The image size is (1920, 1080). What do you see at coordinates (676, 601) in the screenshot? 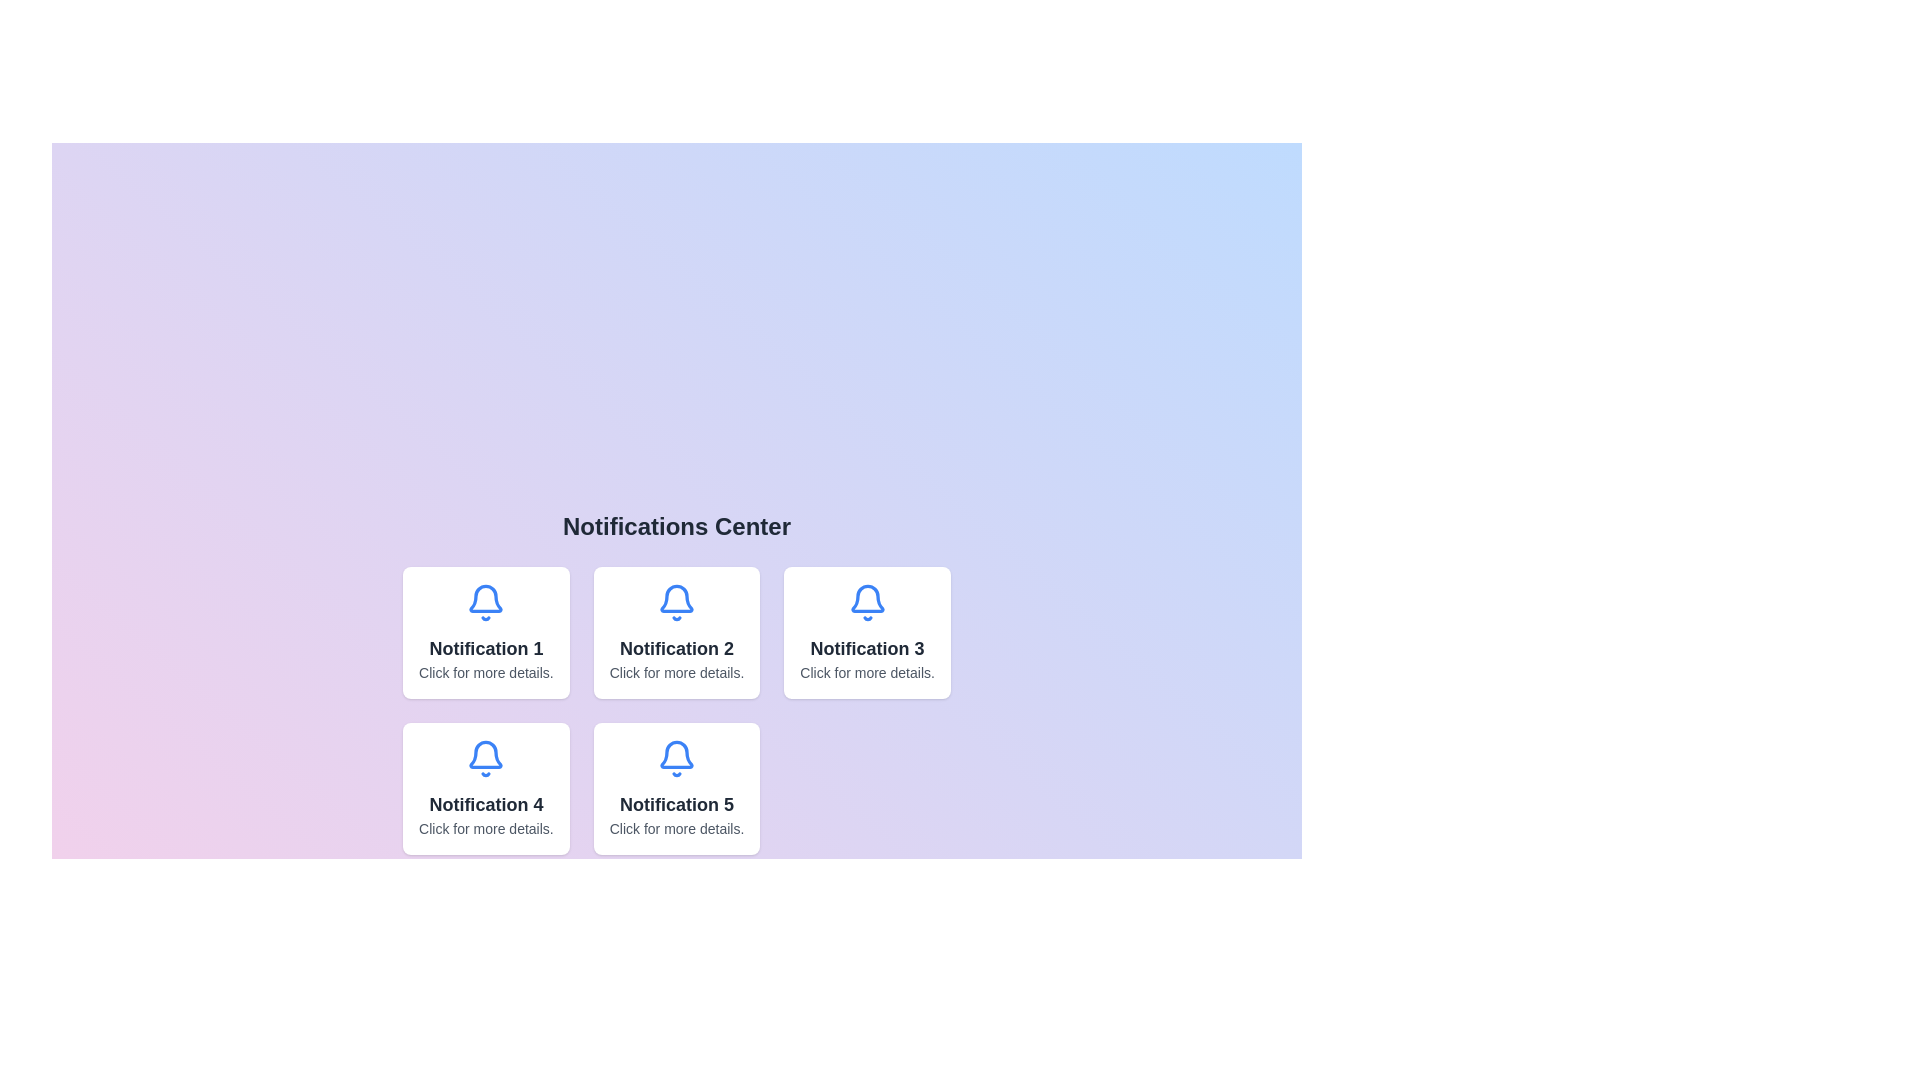
I see `the blue bell-shaped notification icon located in the second column of the first row of the Notifications Center grid, positioned above the 'Notification 2' text label` at bounding box center [676, 601].